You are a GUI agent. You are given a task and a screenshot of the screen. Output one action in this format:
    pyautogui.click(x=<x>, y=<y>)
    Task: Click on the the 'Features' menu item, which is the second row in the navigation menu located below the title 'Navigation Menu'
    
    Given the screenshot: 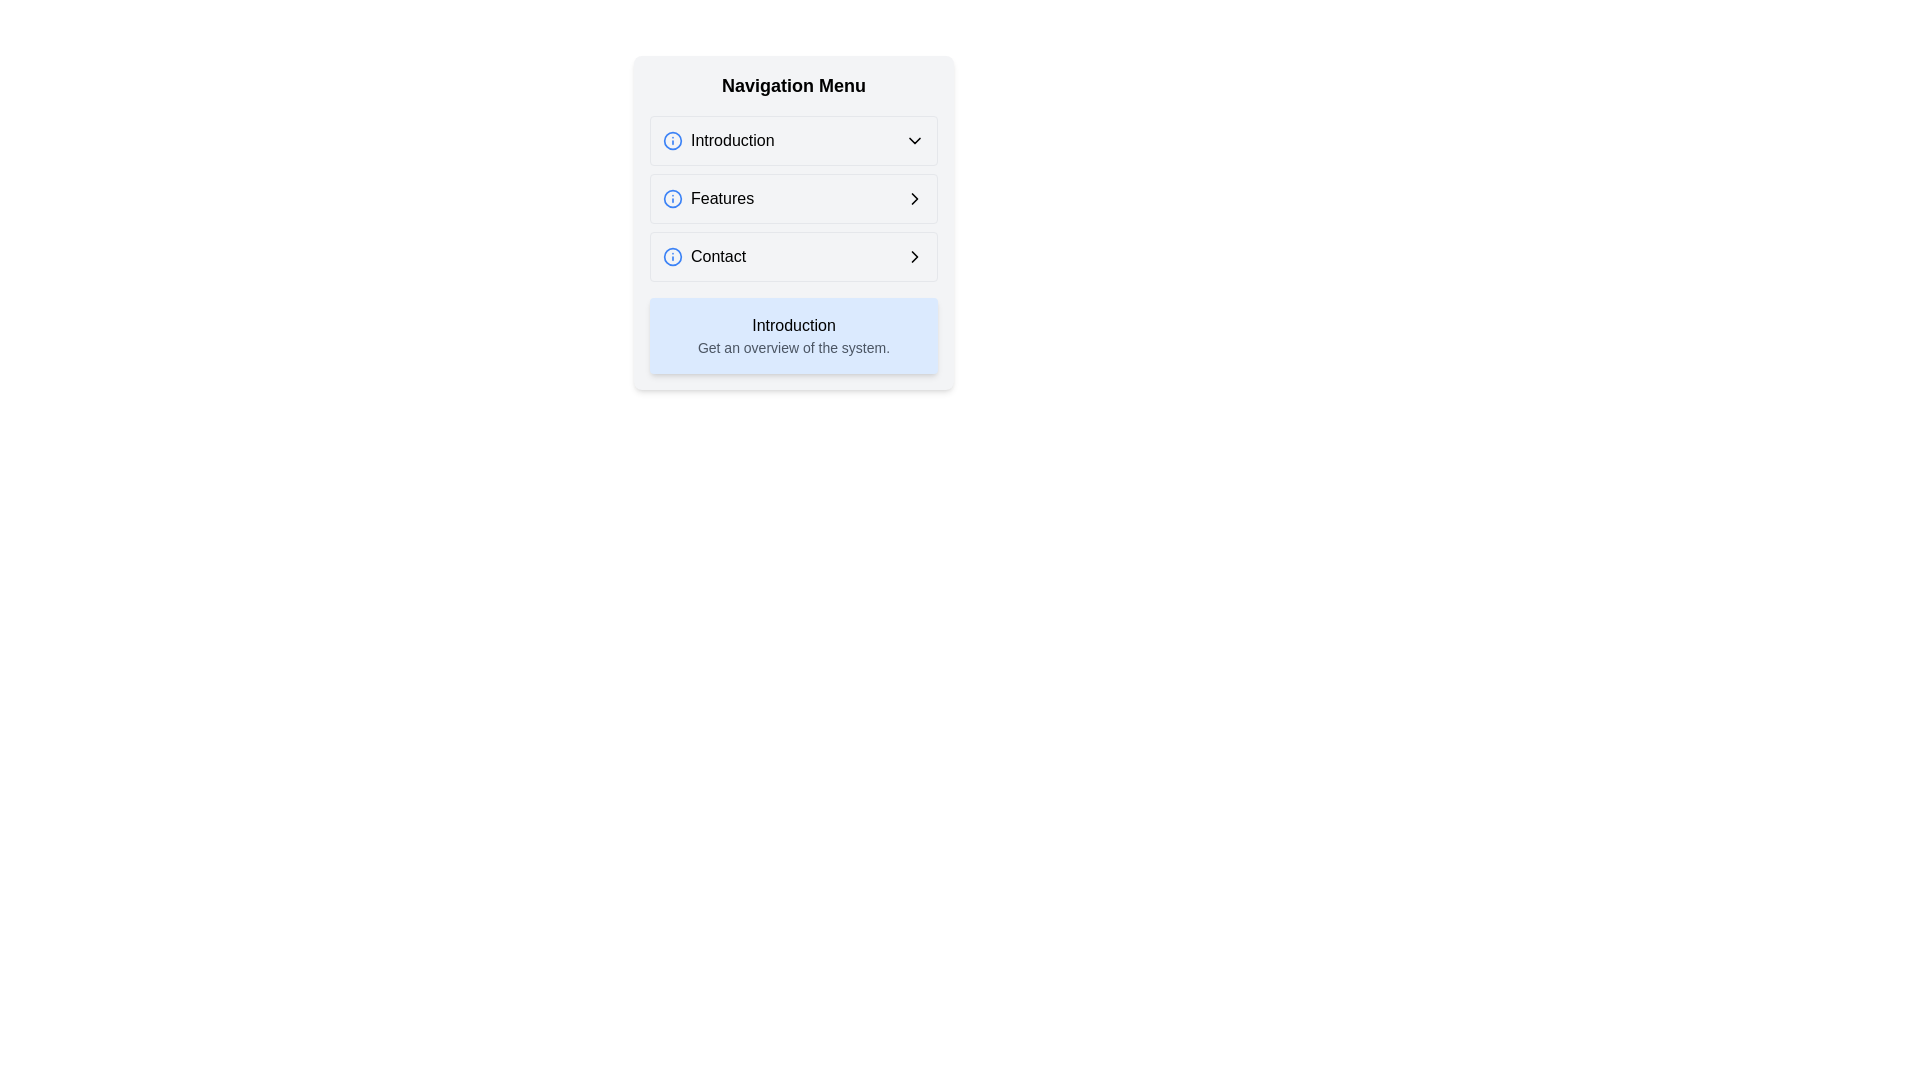 What is the action you would take?
    pyautogui.click(x=792, y=223)
    